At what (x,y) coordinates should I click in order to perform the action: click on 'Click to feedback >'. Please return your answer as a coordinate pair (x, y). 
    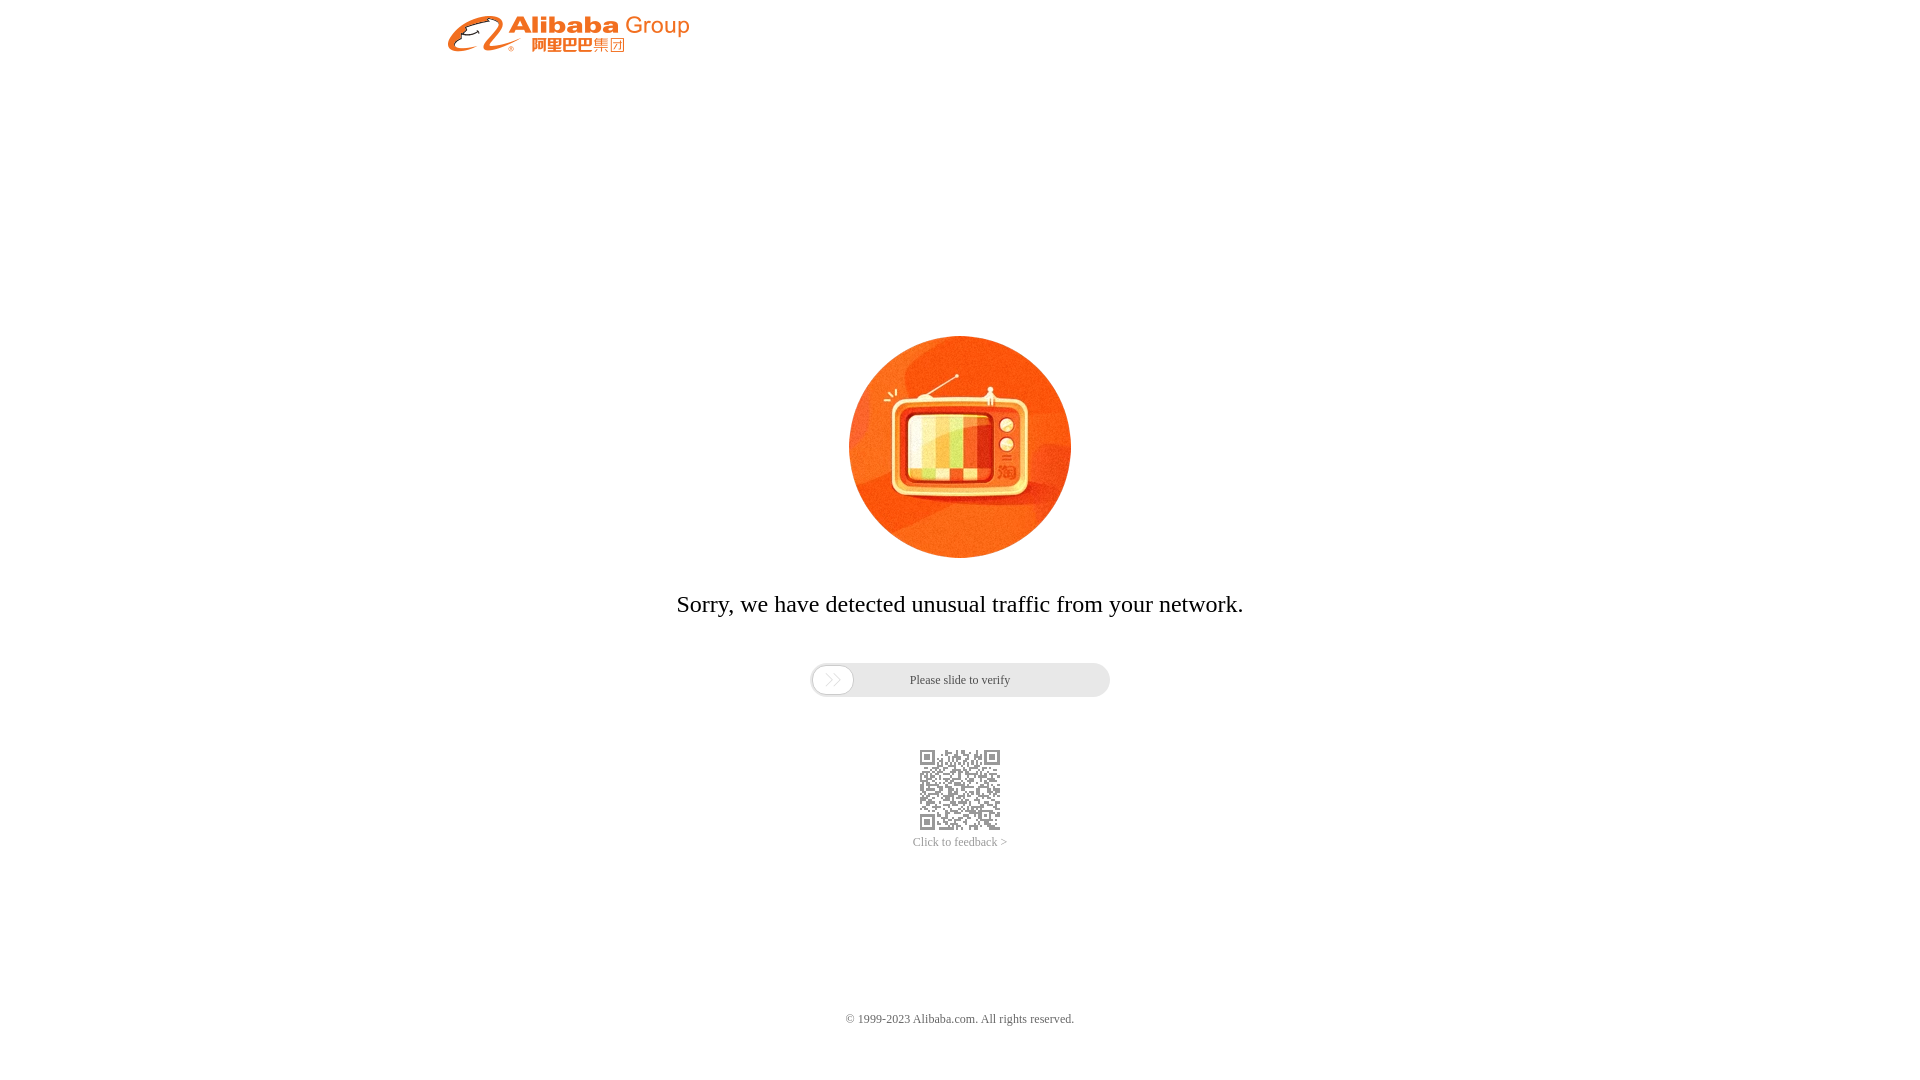
    Looking at the image, I should click on (960, 842).